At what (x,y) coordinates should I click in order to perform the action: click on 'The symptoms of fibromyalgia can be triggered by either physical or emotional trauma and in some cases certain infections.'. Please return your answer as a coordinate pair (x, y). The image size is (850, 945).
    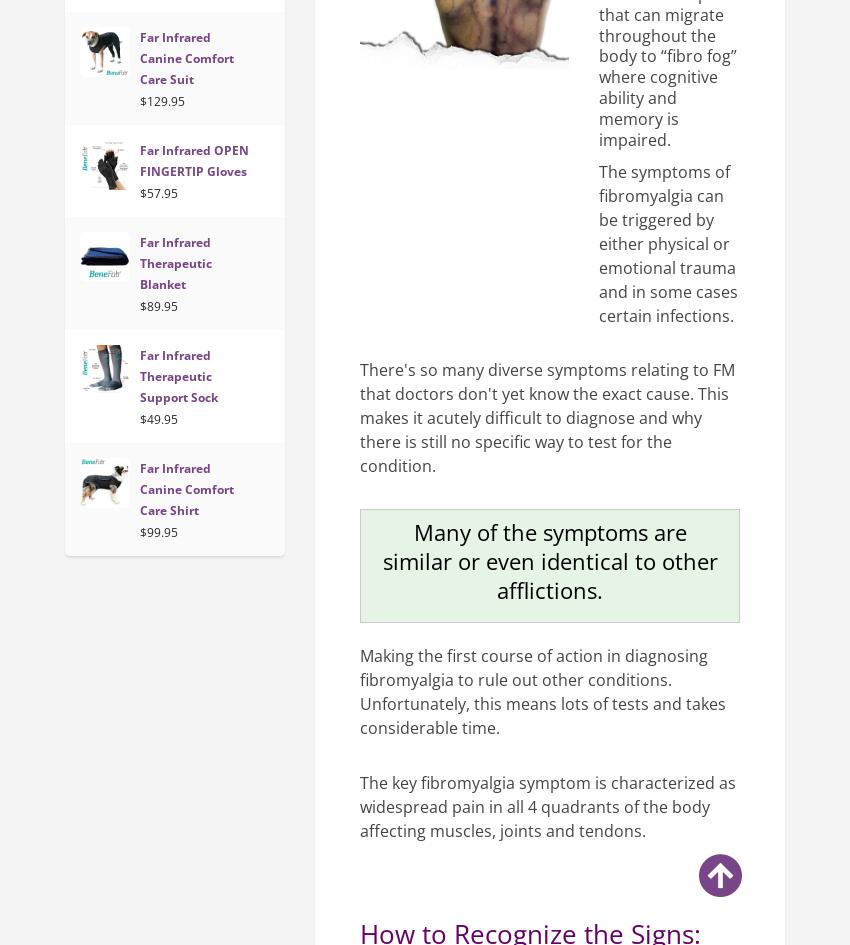
    Looking at the image, I should click on (668, 242).